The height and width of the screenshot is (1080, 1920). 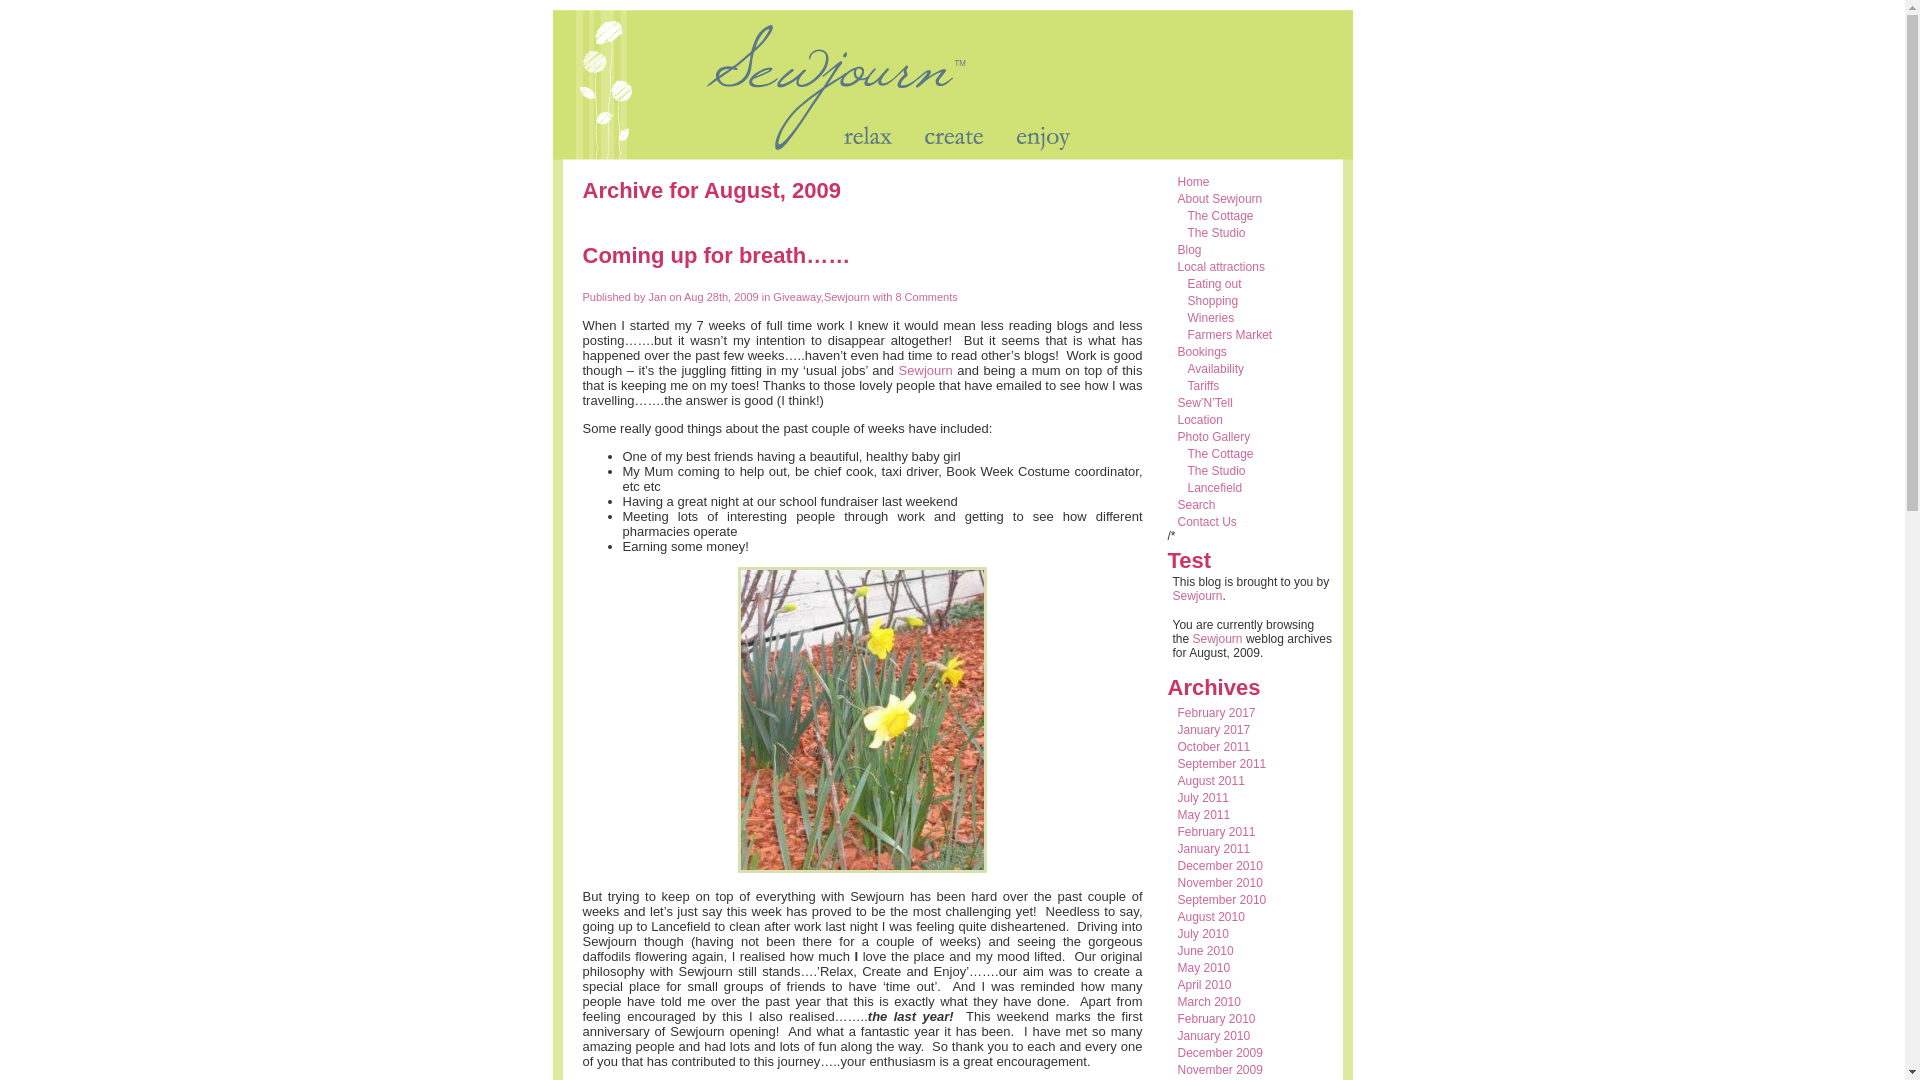 I want to click on 'March 2010', so click(x=1208, y=1002).